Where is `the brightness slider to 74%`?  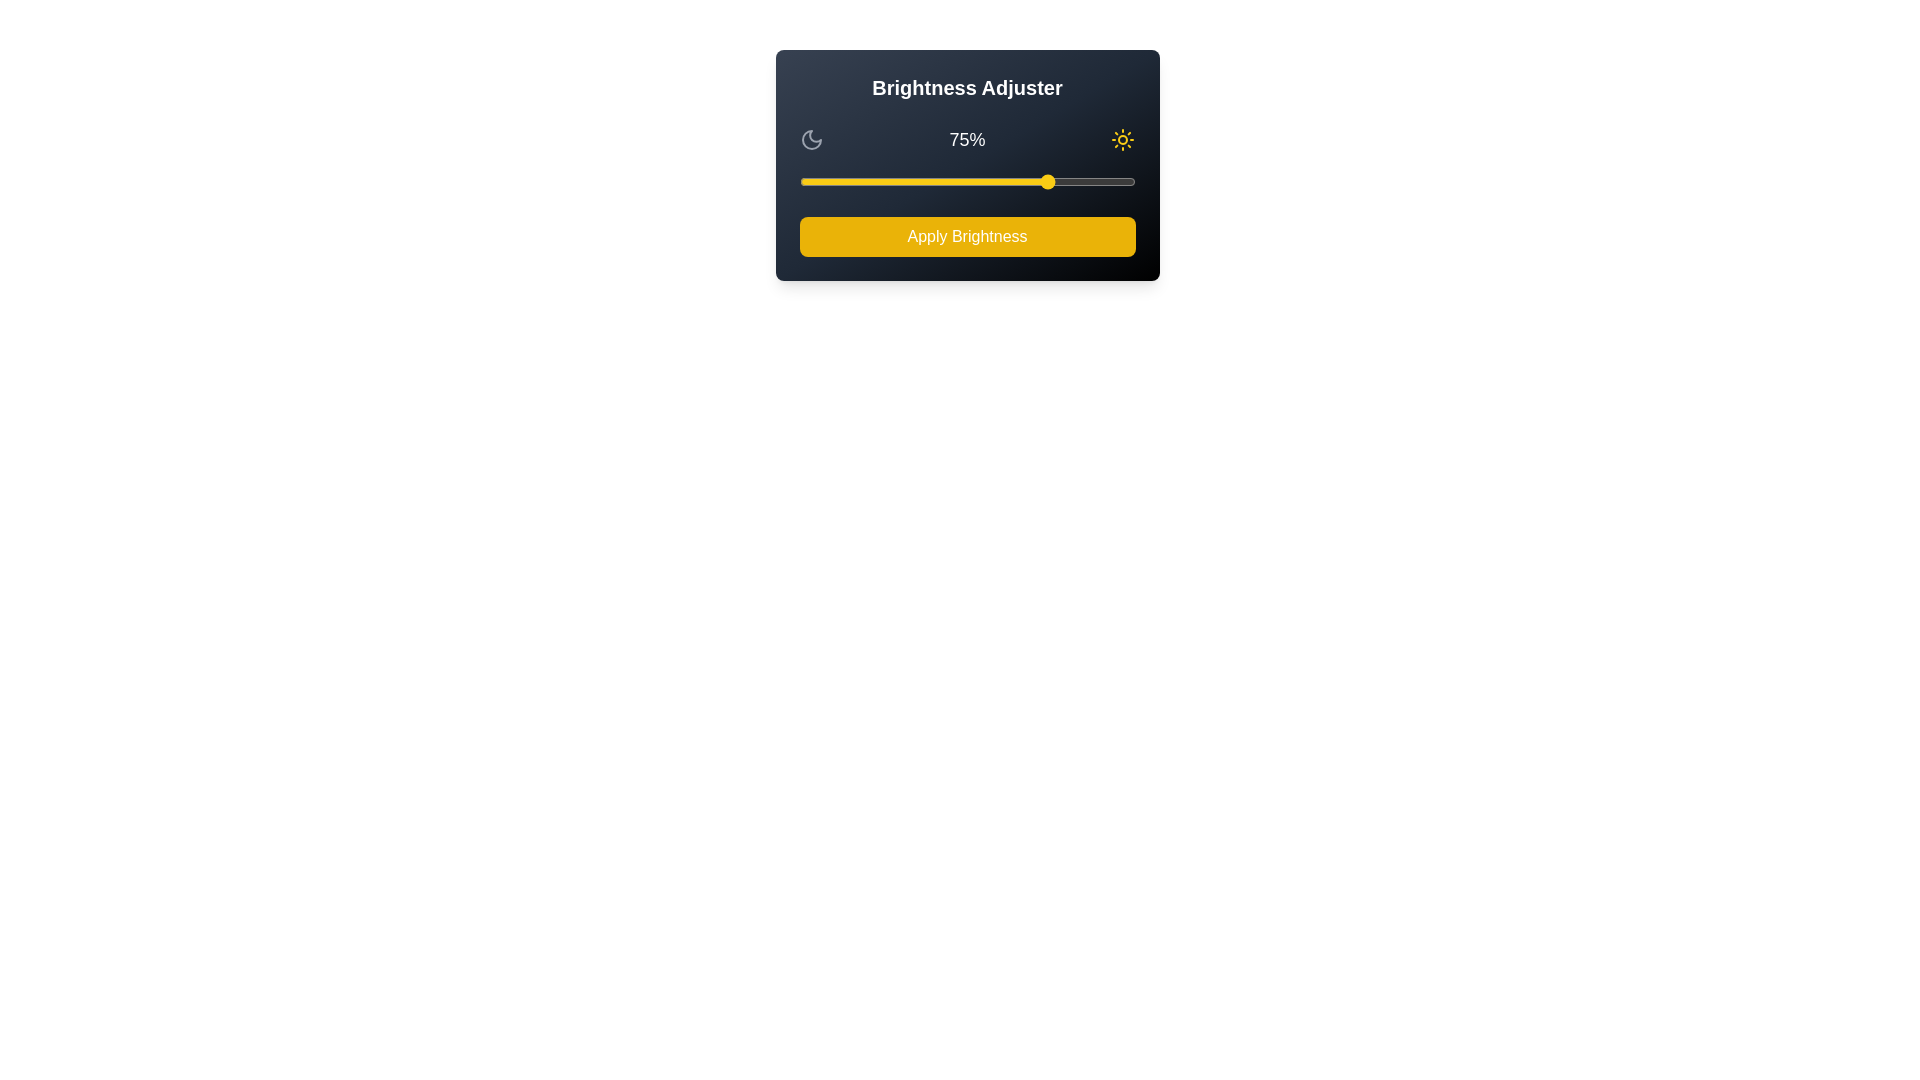 the brightness slider to 74% is located at coordinates (1047, 181).